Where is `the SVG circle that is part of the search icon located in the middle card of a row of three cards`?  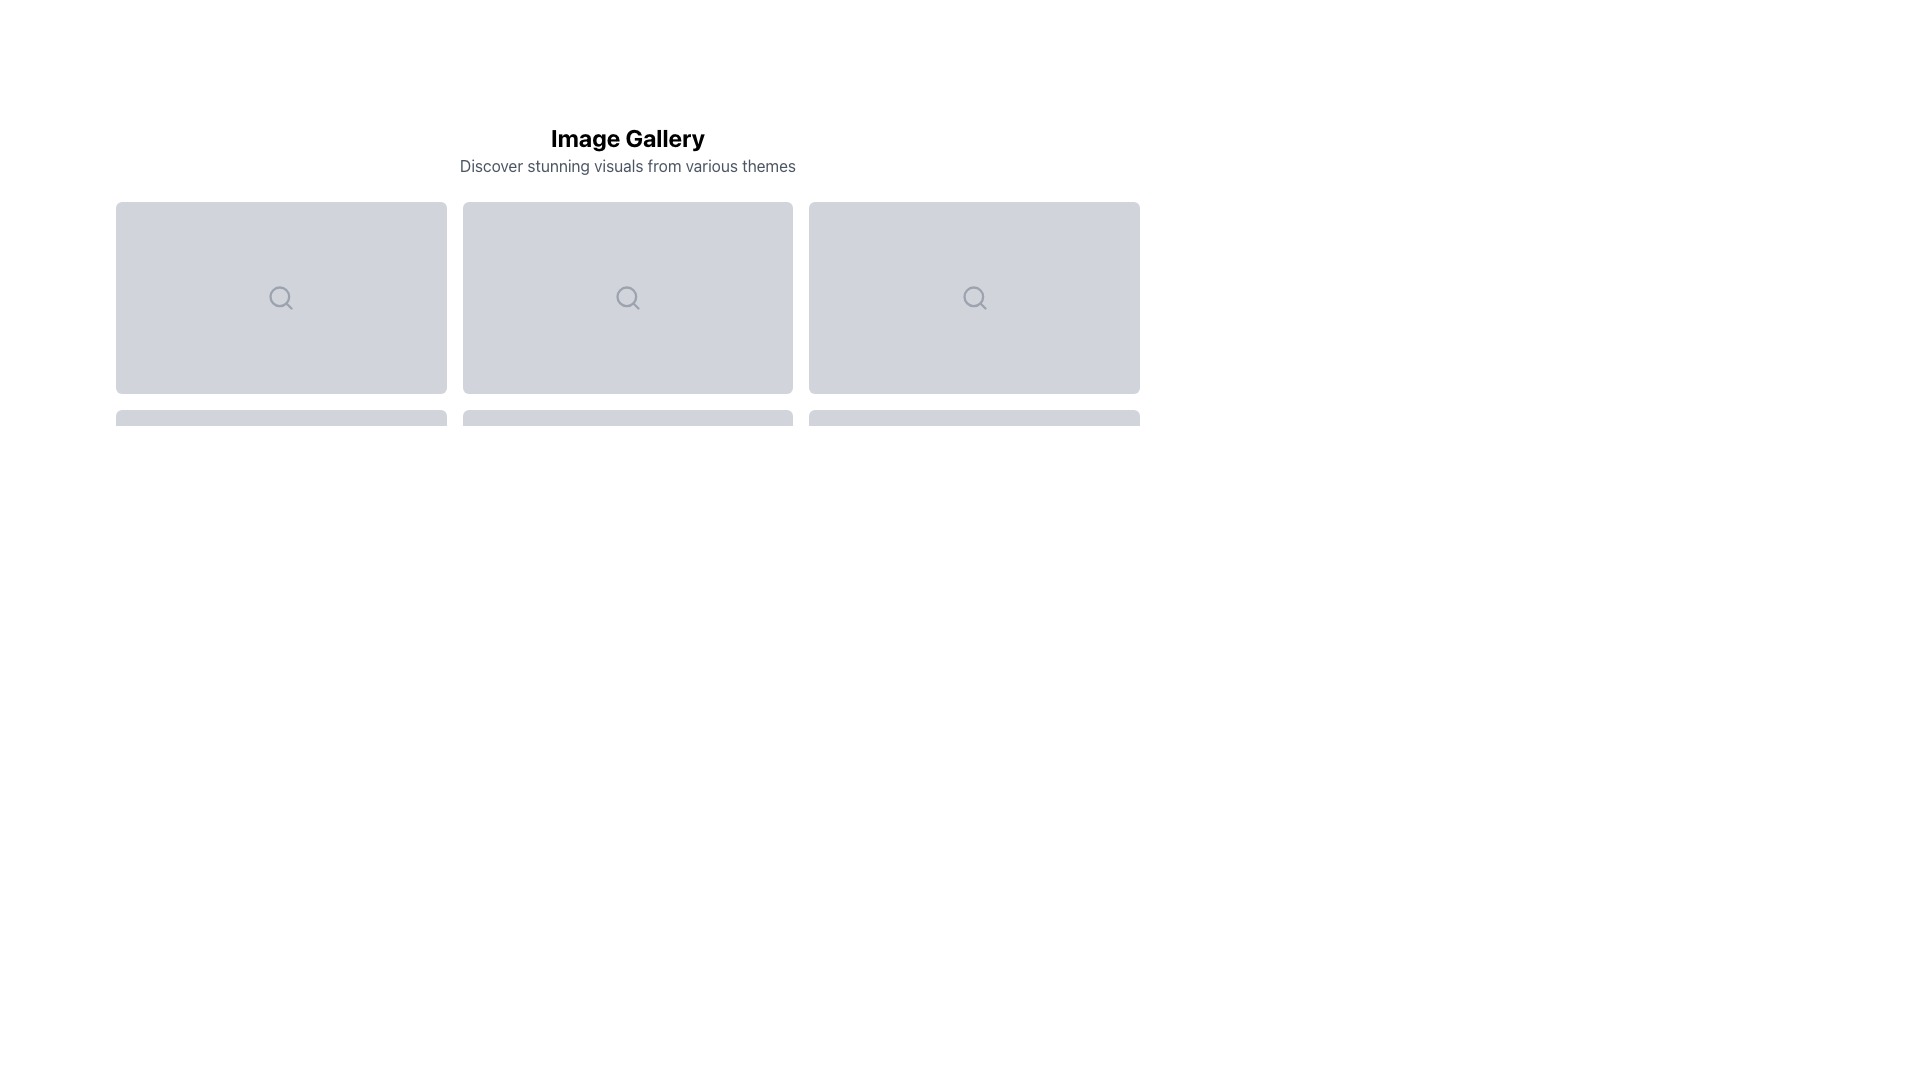 the SVG circle that is part of the search icon located in the middle card of a row of three cards is located at coordinates (973, 296).